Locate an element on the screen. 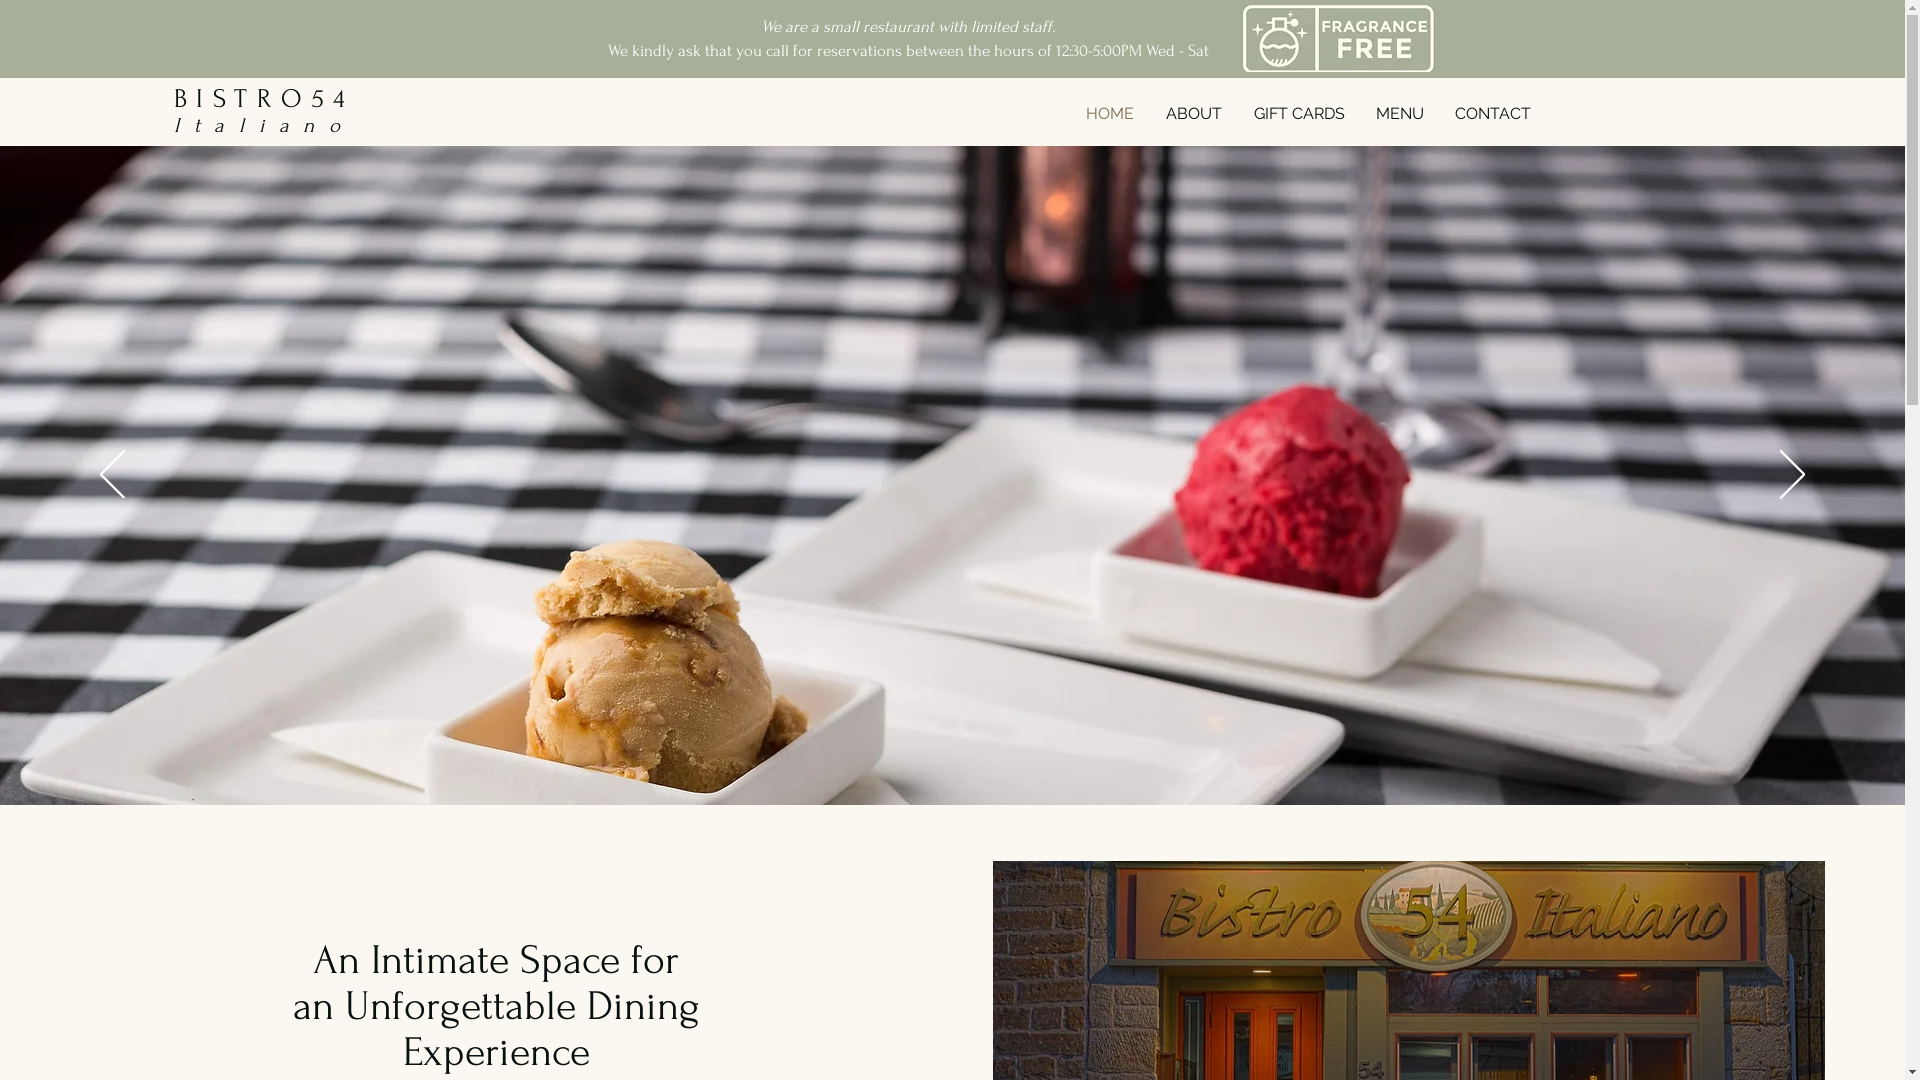  'BISTRO54' is located at coordinates (263, 99).